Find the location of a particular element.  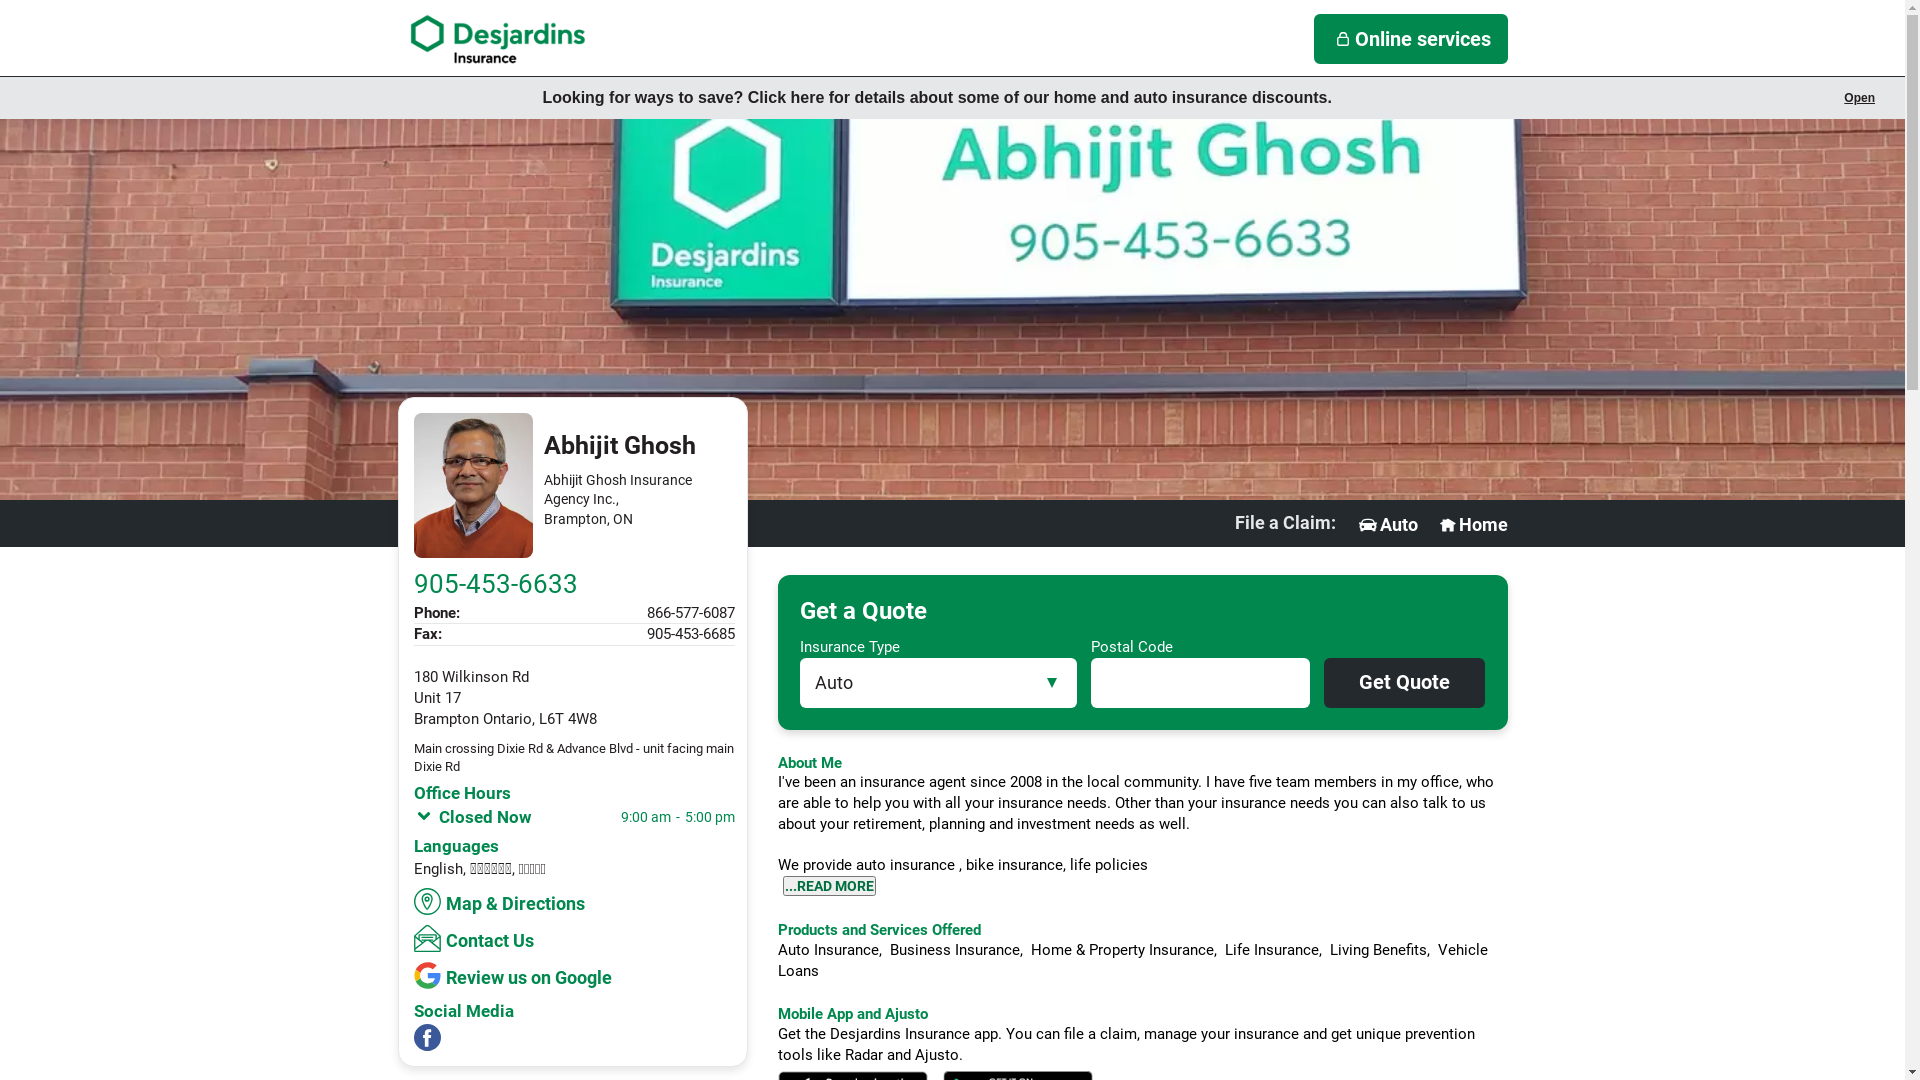

'Get Quote' is located at coordinates (1403, 681).